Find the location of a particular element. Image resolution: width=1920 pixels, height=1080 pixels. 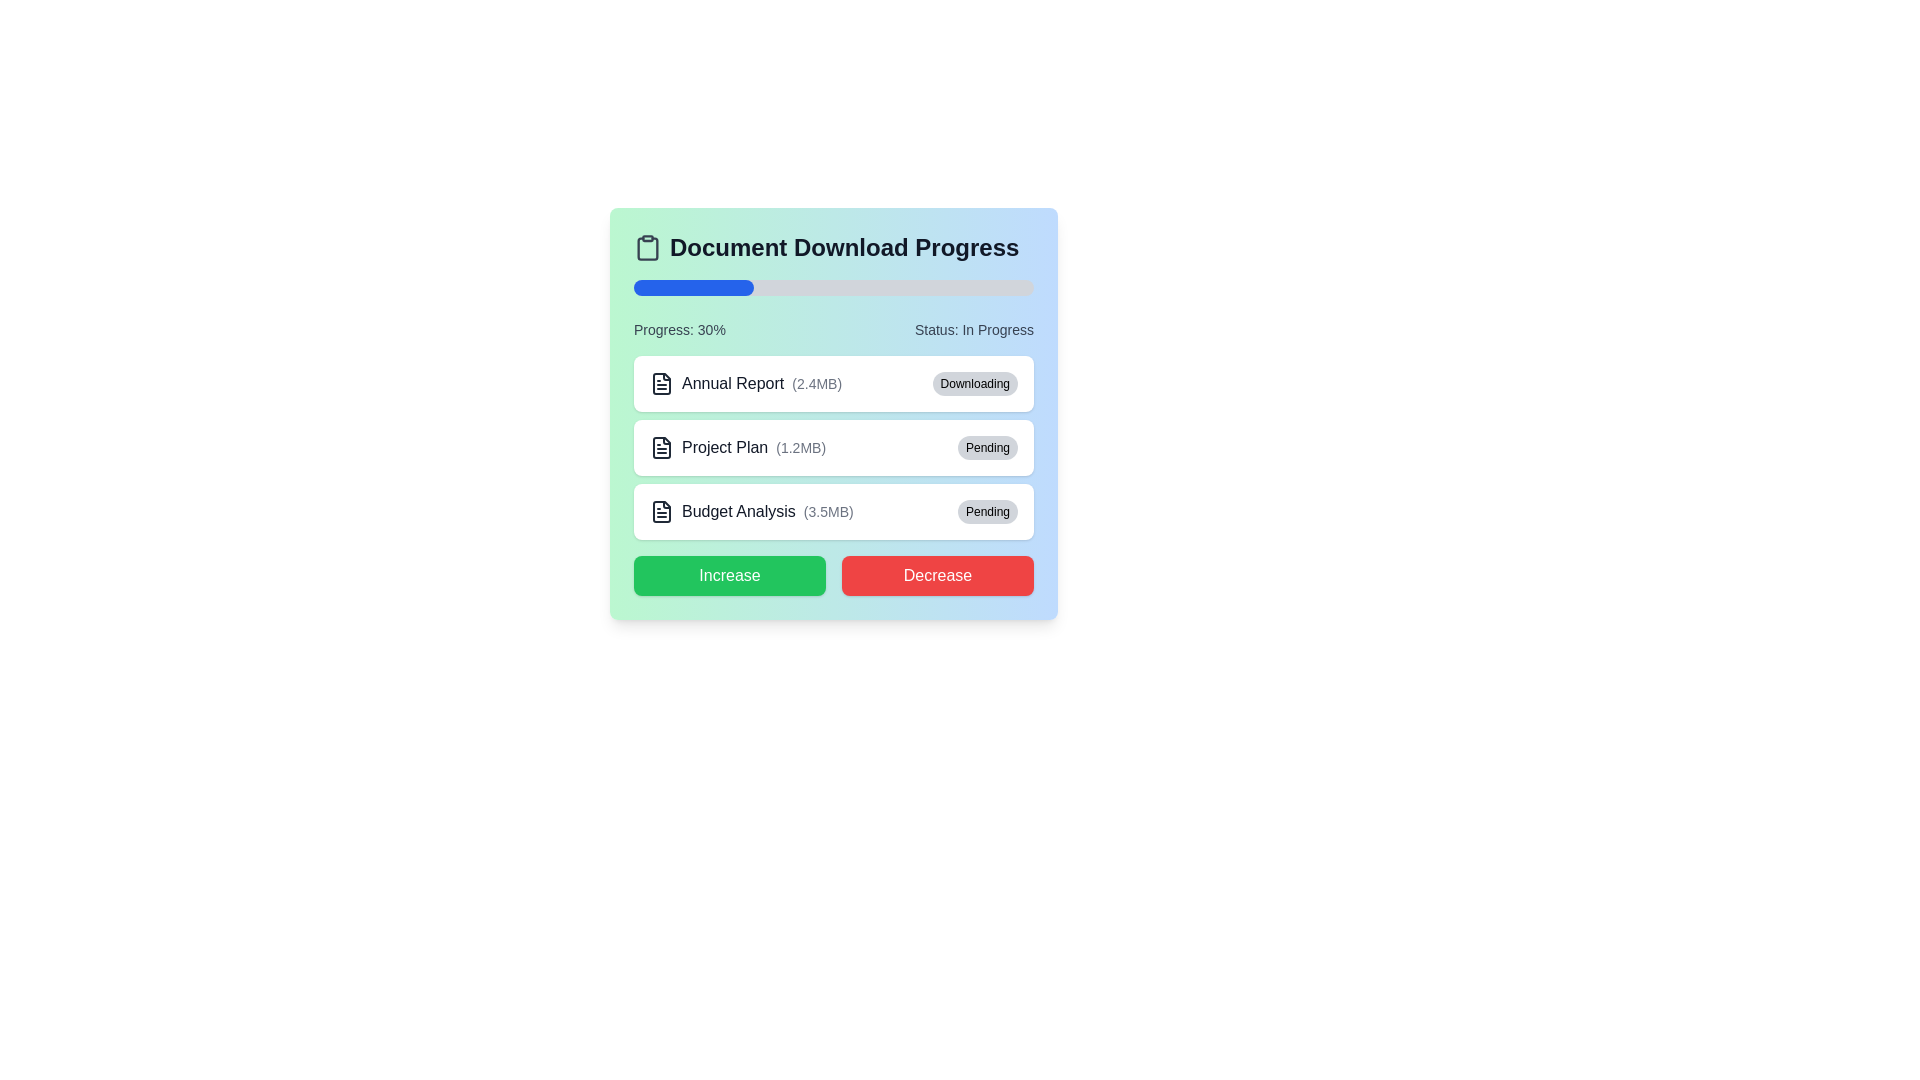

the second document entry labeled 'Project Plan (1.2MB)' with a pending status in the document status list is located at coordinates (834, 412).